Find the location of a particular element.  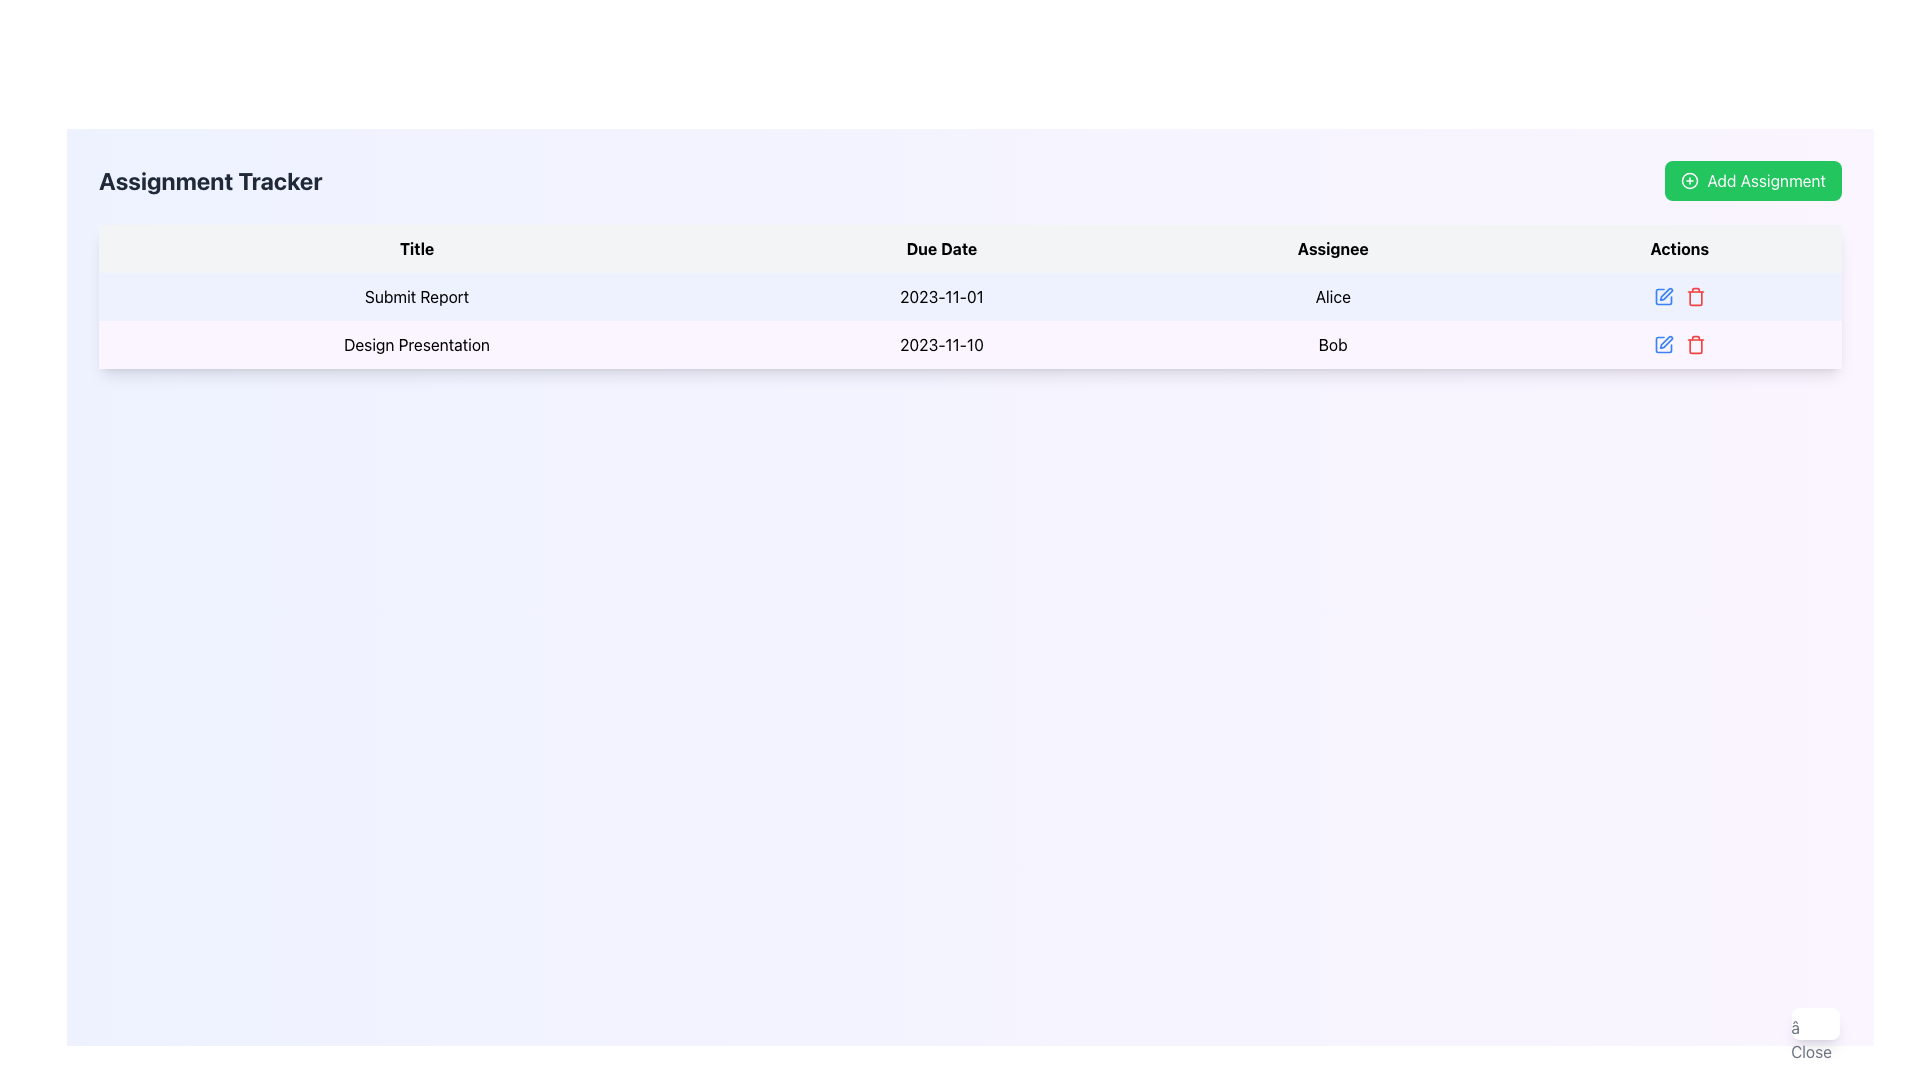

the small circular icon button located in the toolbar under the 'Actions' column for the 'Submit Report' row is located at coordinates (1679, 297).